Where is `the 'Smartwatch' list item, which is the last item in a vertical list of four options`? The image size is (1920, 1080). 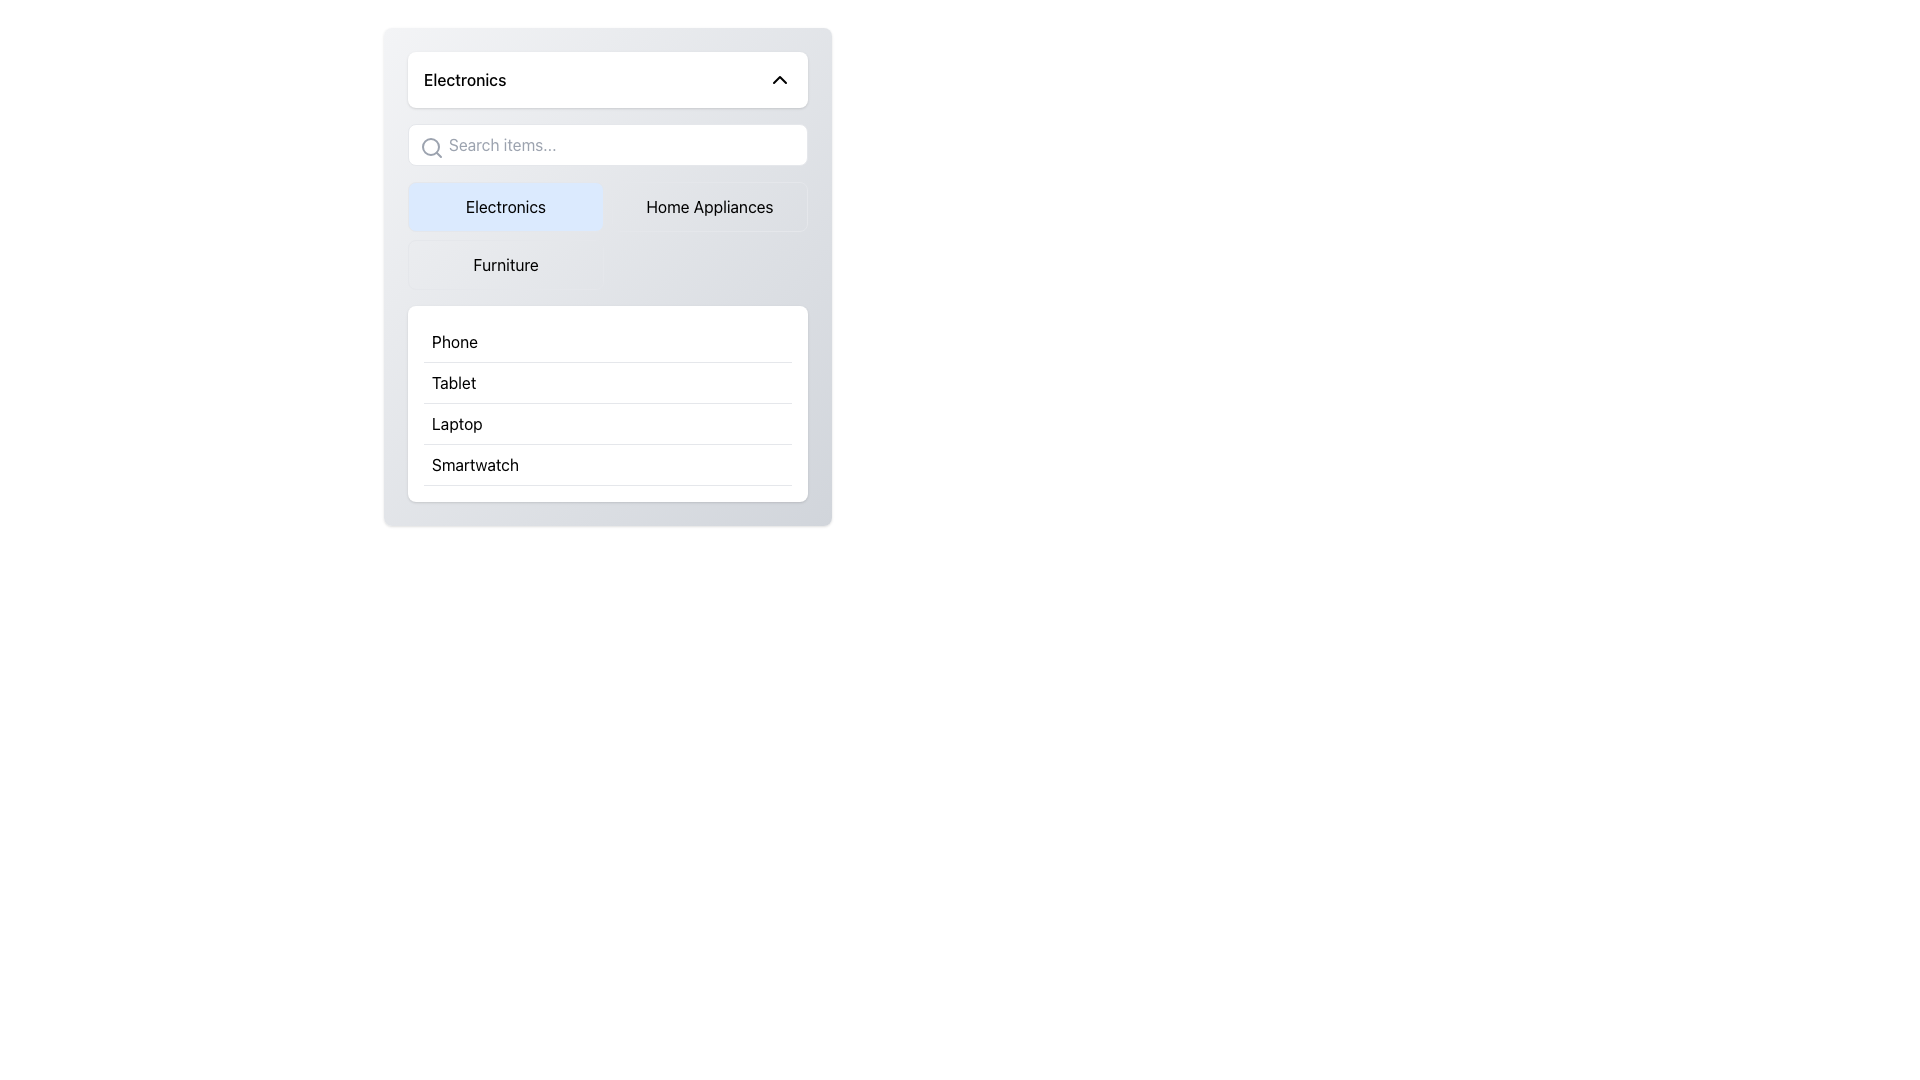 the 'Smartwatch' list item, which is the last item in a vertical list of four options is located at coordinates (607, 465).